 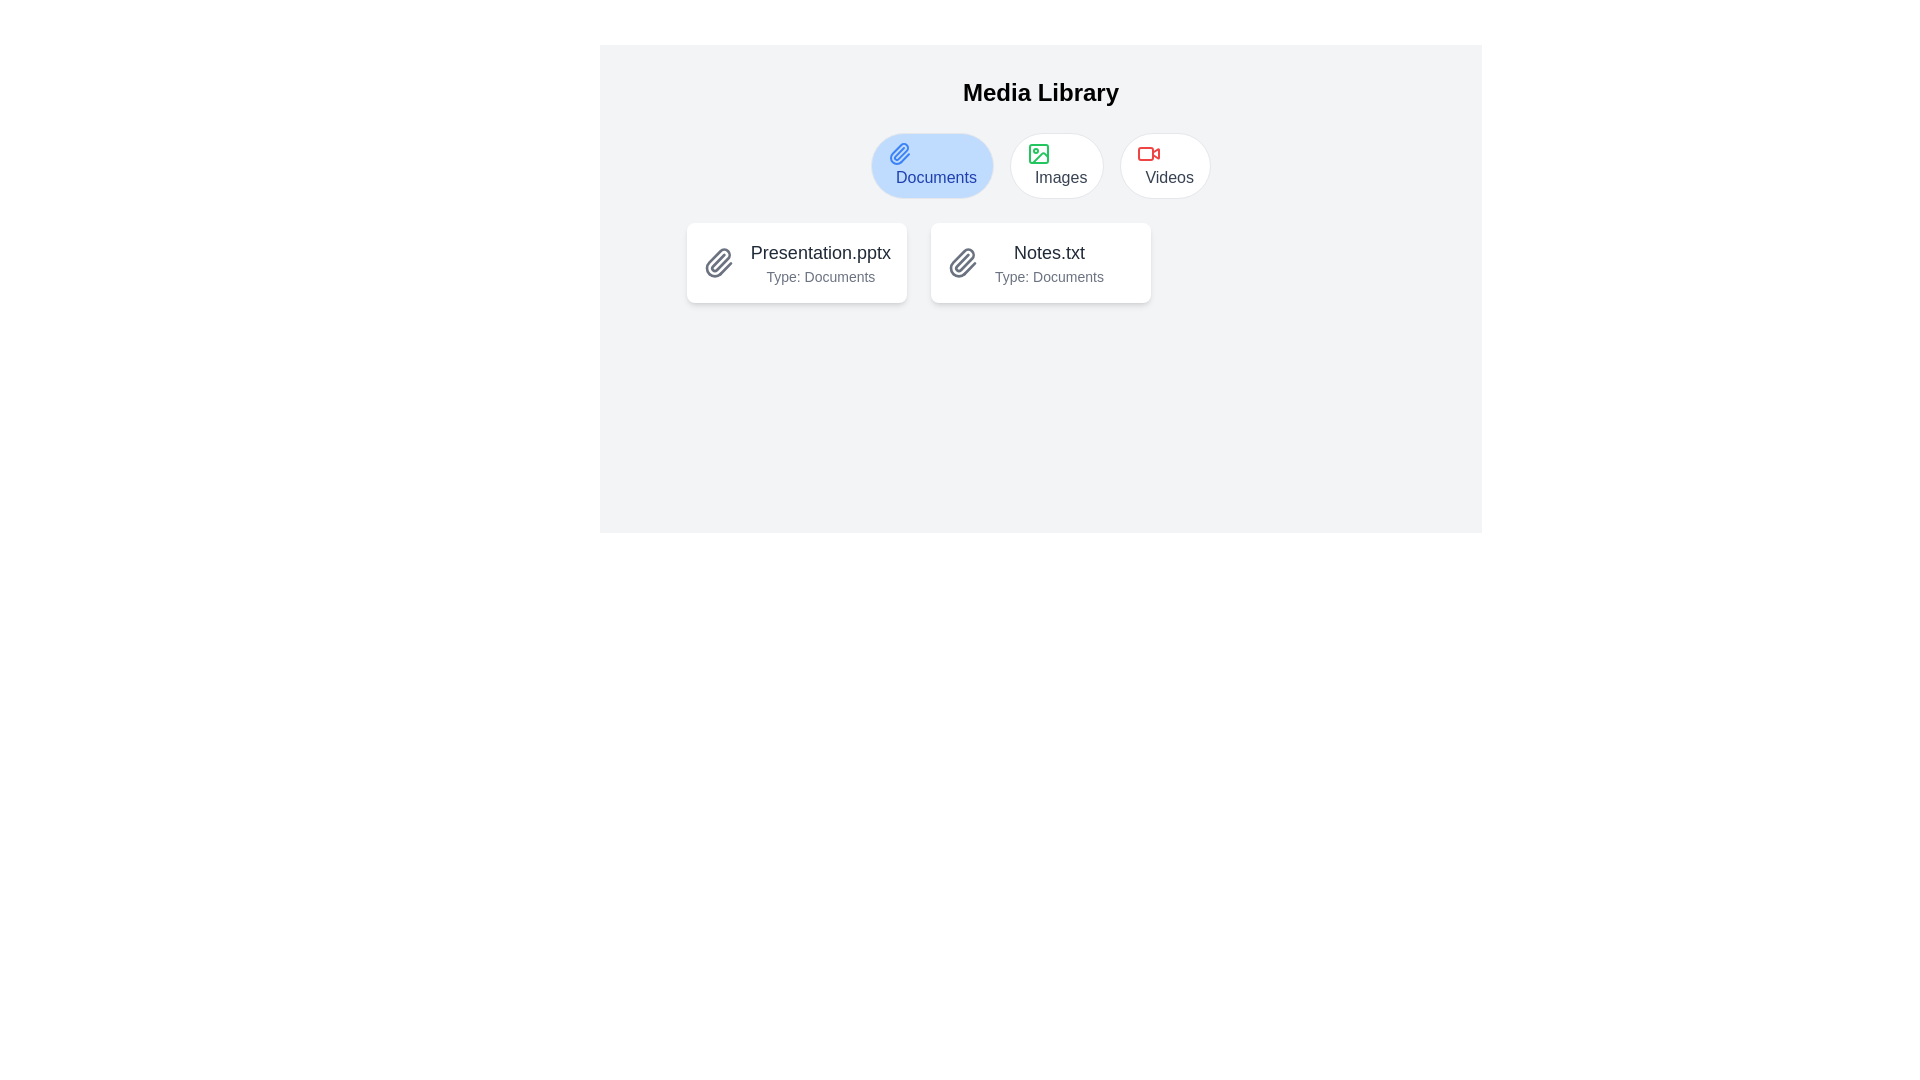 I want to click on the paperclip icon located at the top left of the card labeled 'Presentation.pptx' in the Documents section of the Media Library interface, so click(x=718, y=261).